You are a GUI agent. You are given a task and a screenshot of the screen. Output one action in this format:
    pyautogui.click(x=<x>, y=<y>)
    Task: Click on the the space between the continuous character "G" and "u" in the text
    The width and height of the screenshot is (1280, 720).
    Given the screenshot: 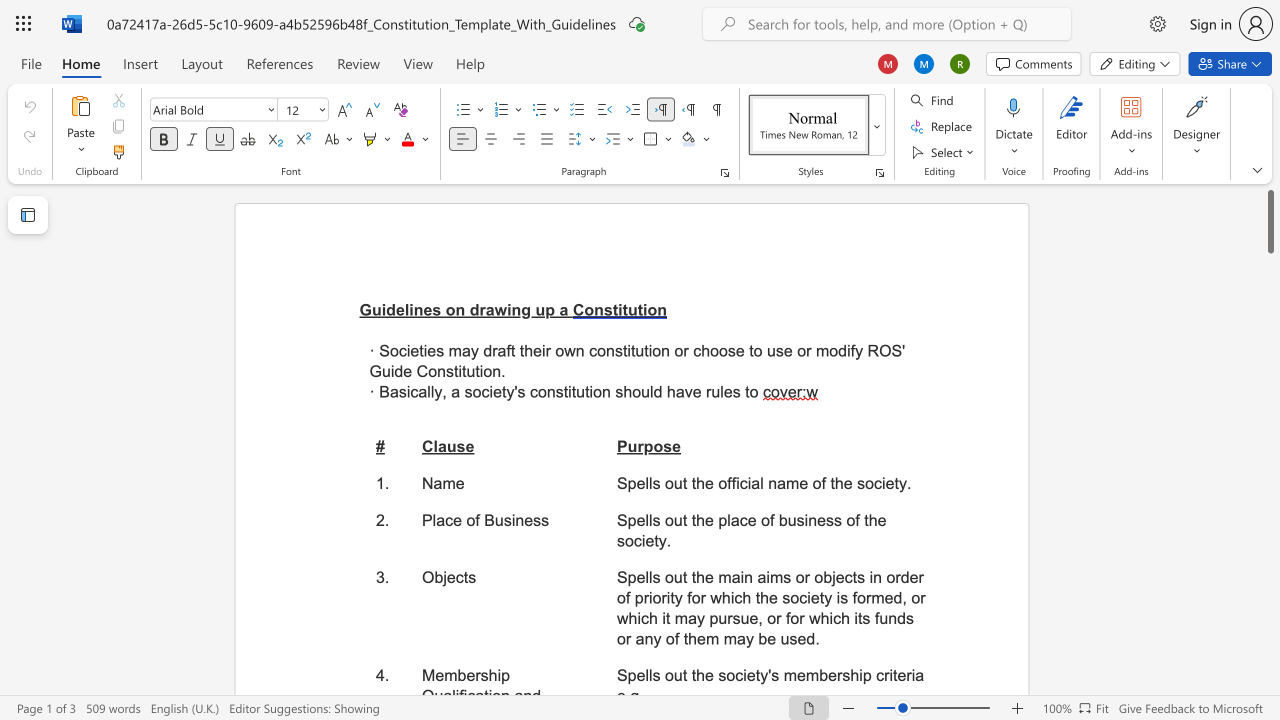 What is the action you would take?
    pyautogui.click(x=371, y=310)
    